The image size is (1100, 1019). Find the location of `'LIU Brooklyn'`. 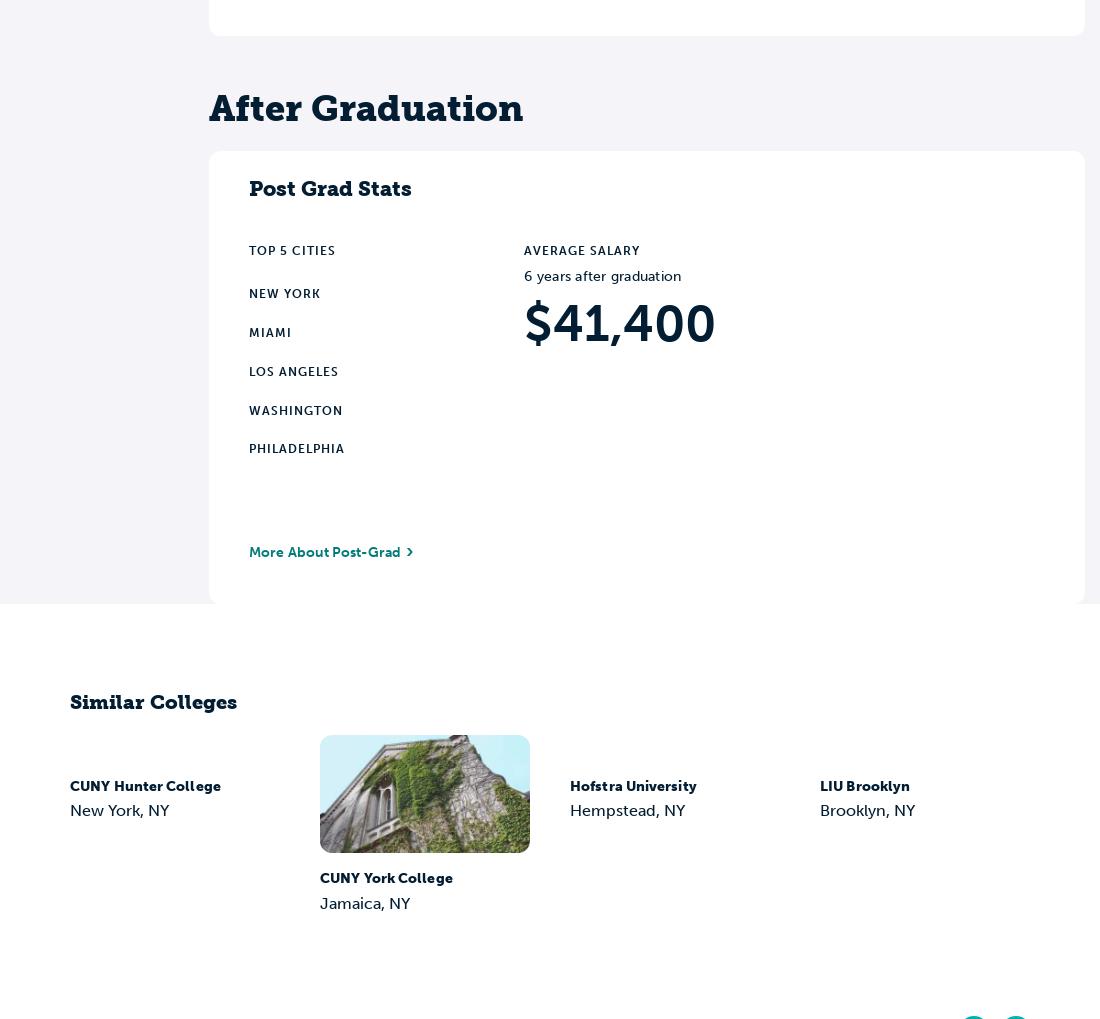

'LIU Brooklyn' is located at coordinates (864, 784).